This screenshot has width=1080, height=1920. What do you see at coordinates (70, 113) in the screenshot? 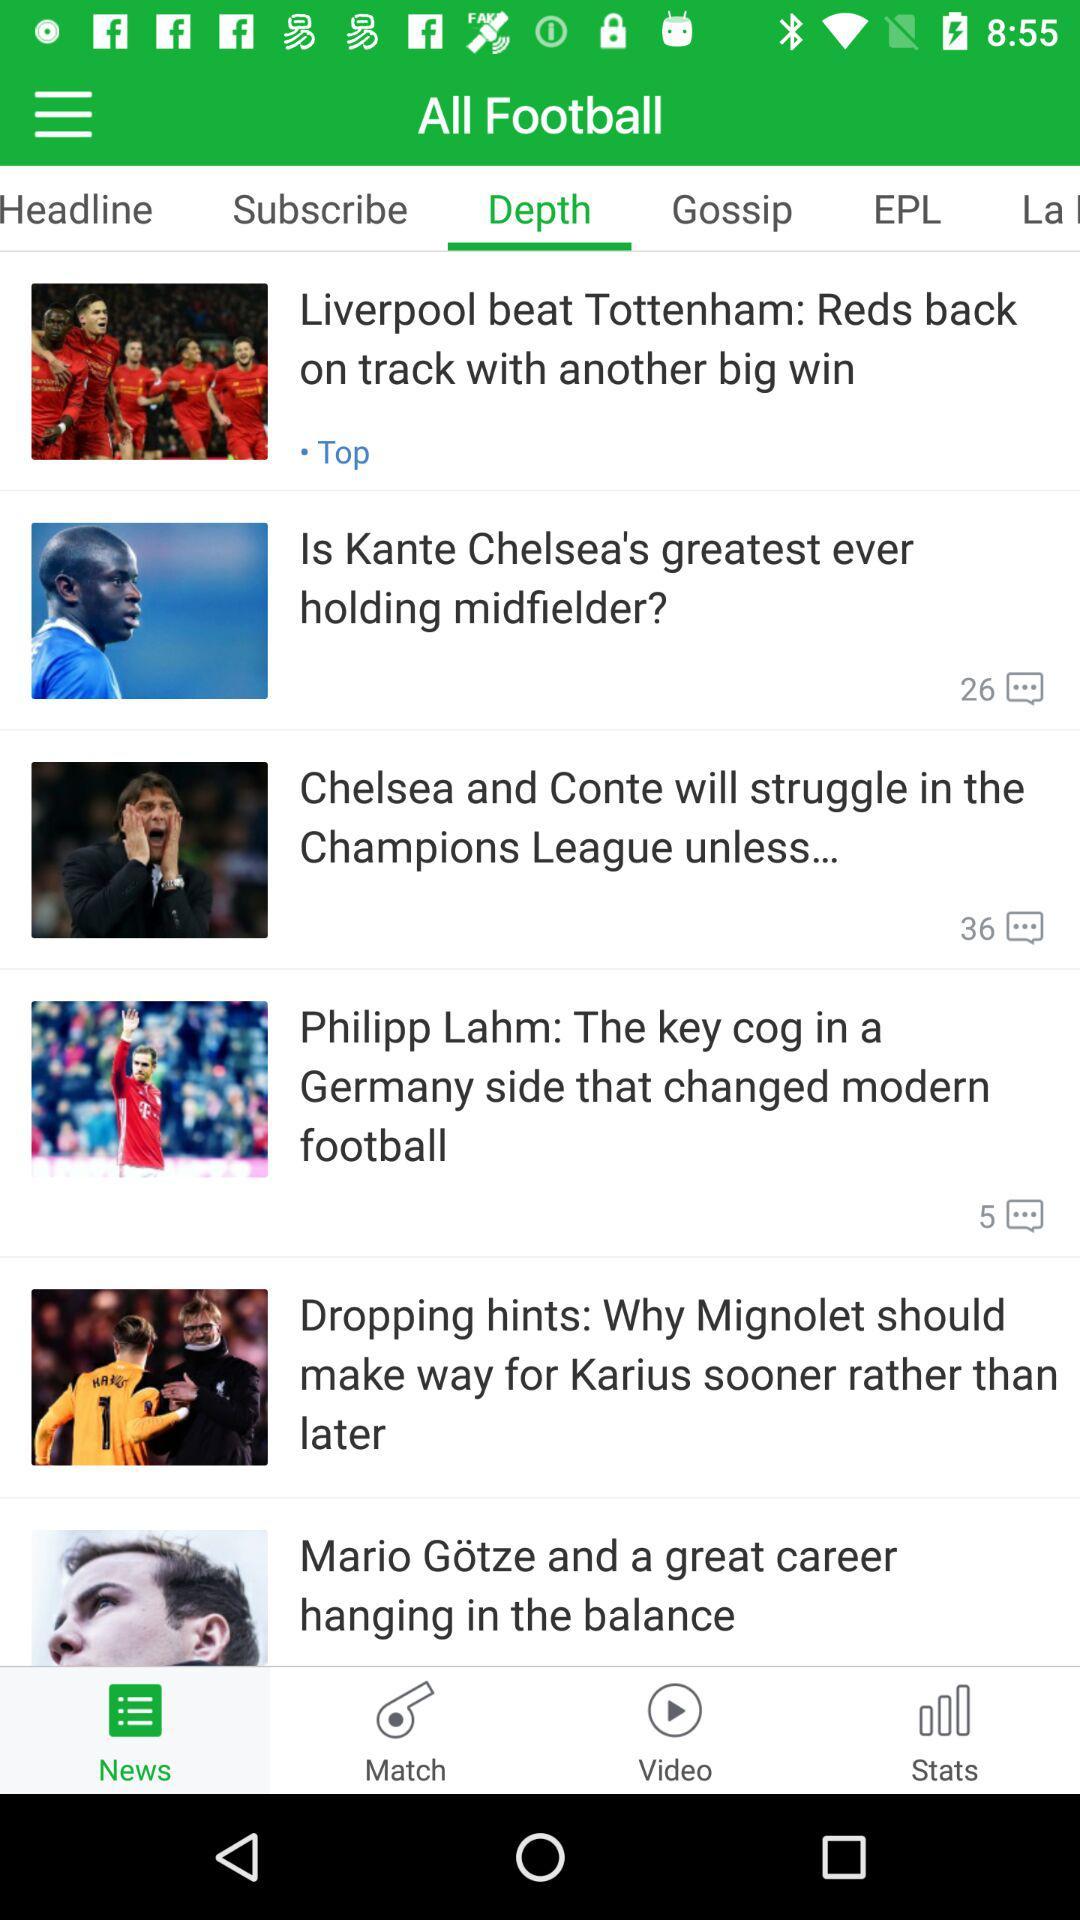
I see `the menu icon` at bounding box center [70, 113].